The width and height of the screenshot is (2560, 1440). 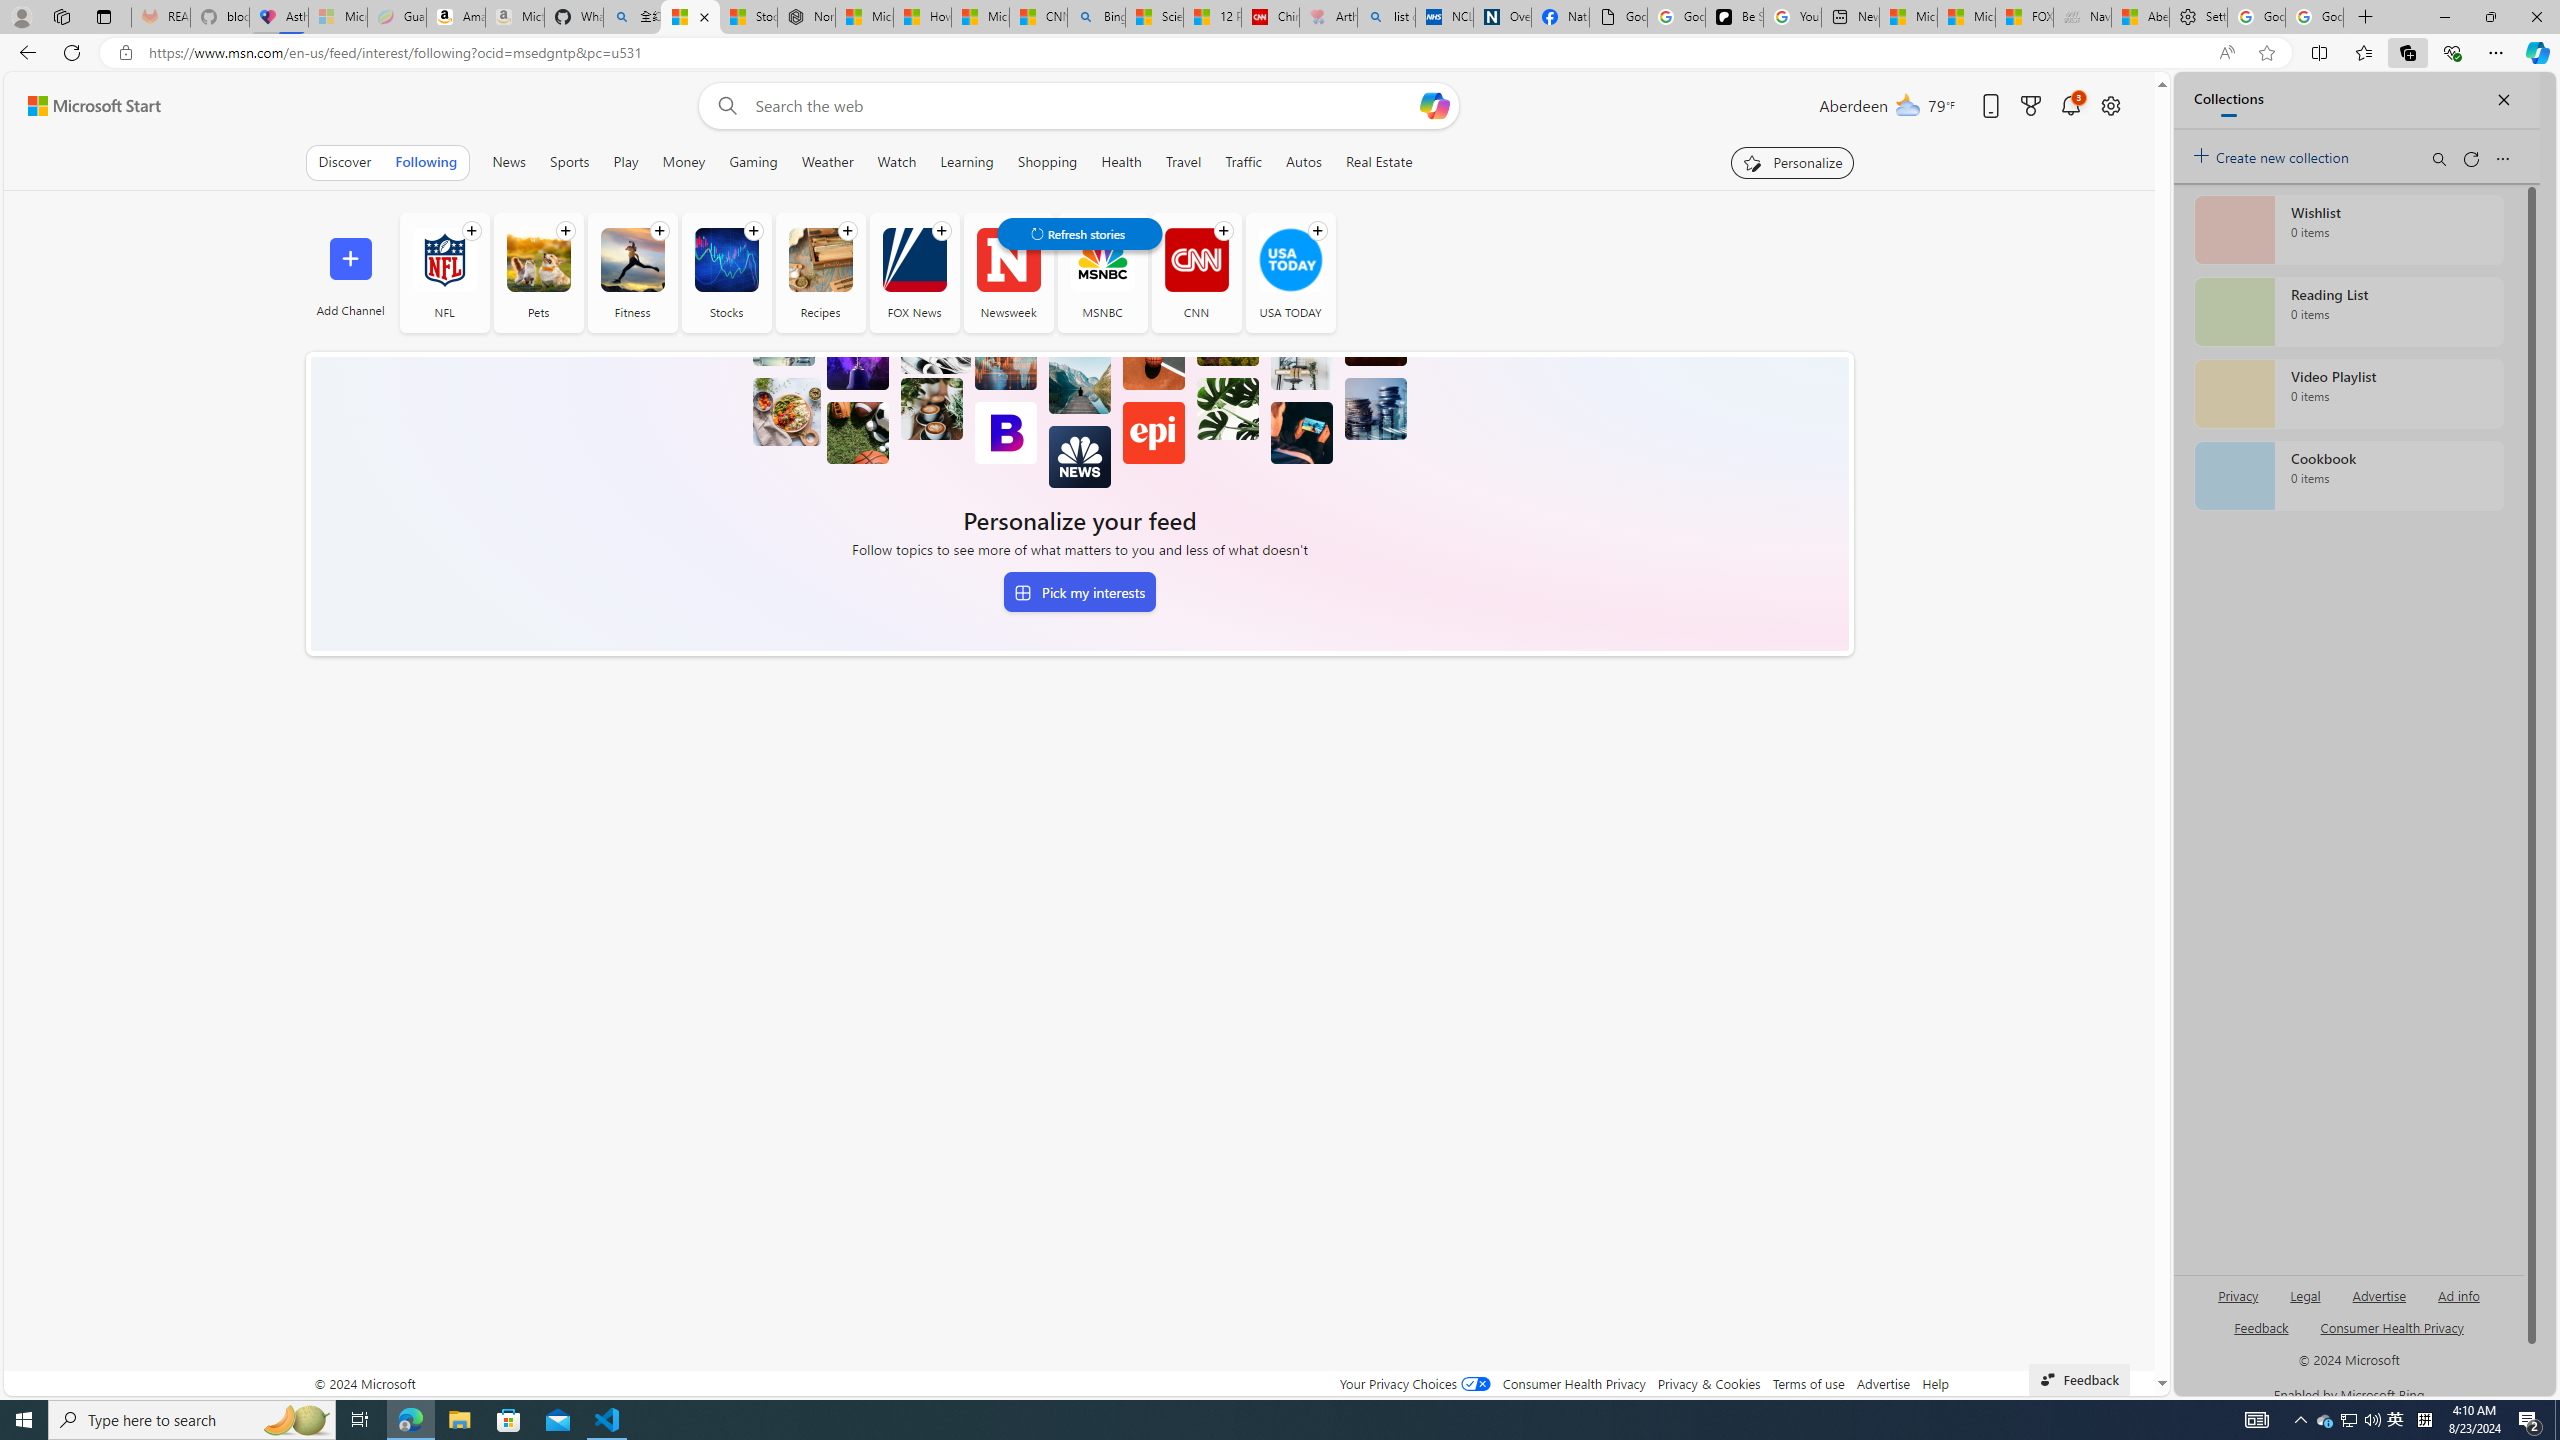 What do you see at coordinates (624, 161) in the screenshot?
I see `'Play'` at bounding box center [624, 161].